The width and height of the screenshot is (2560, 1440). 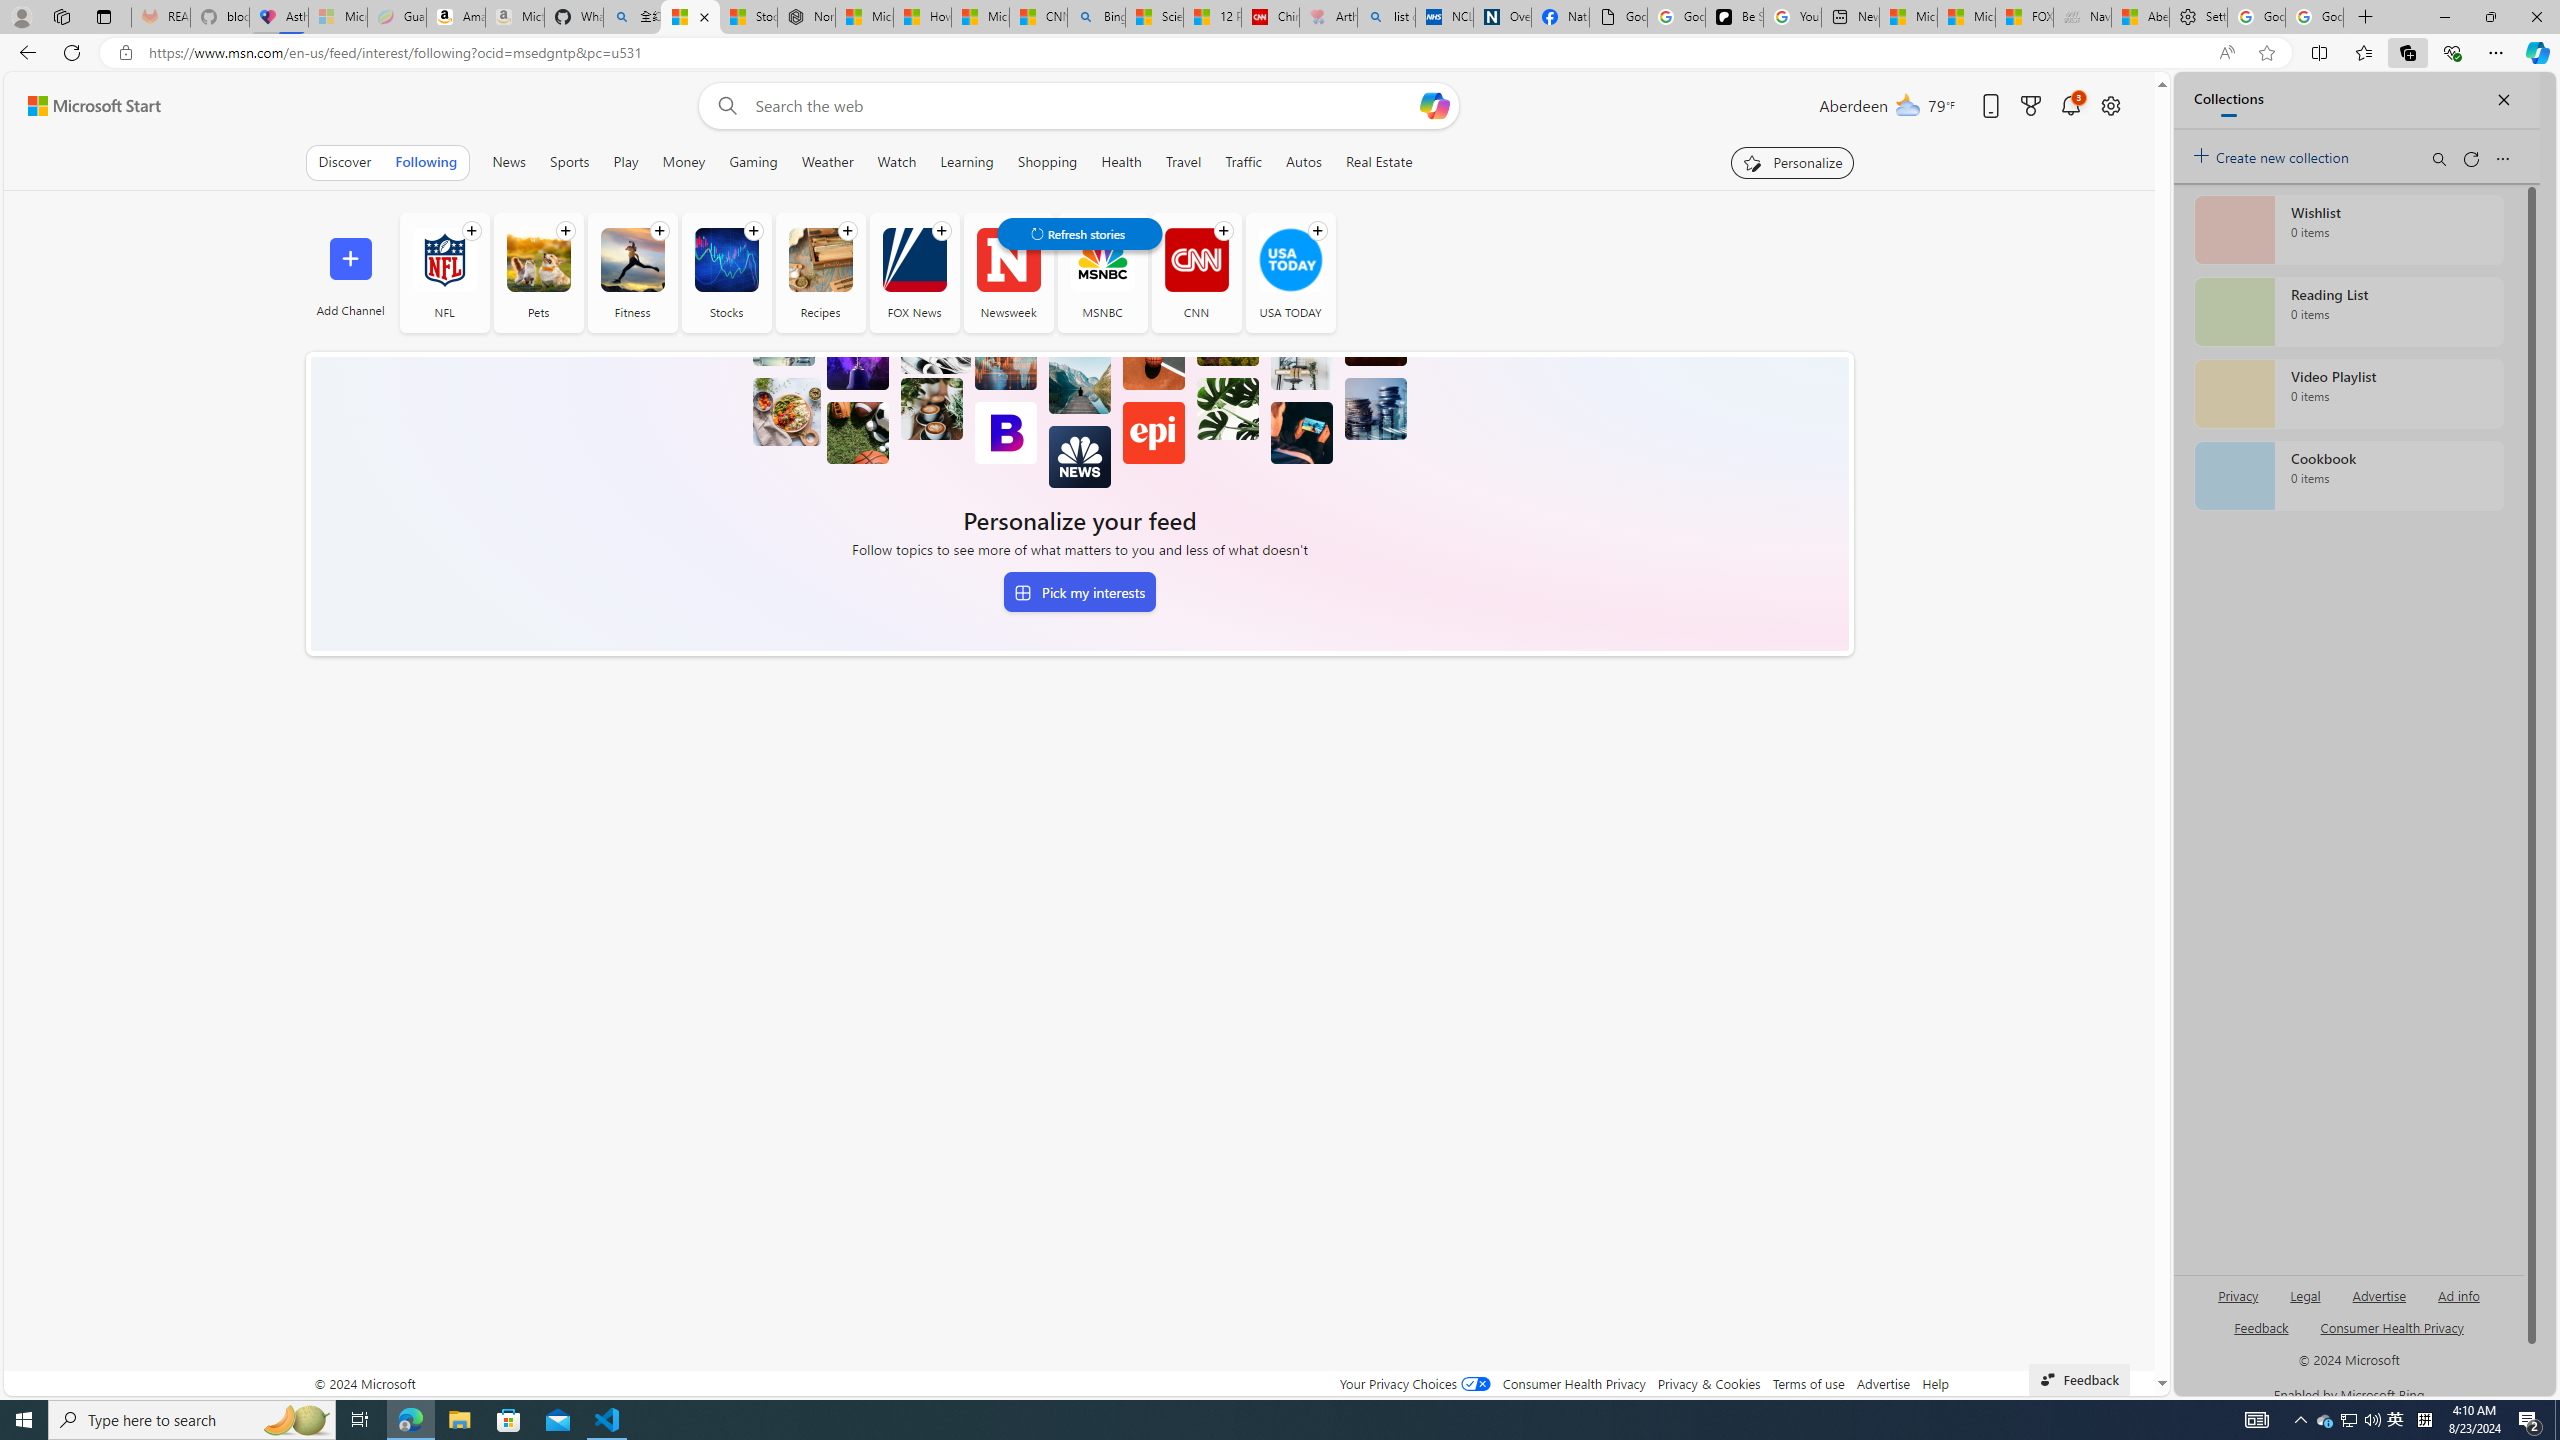 What do you see at coordinates (624, 161) in the screenshot?
I see `'Play'` at bounding box center [624, 161].